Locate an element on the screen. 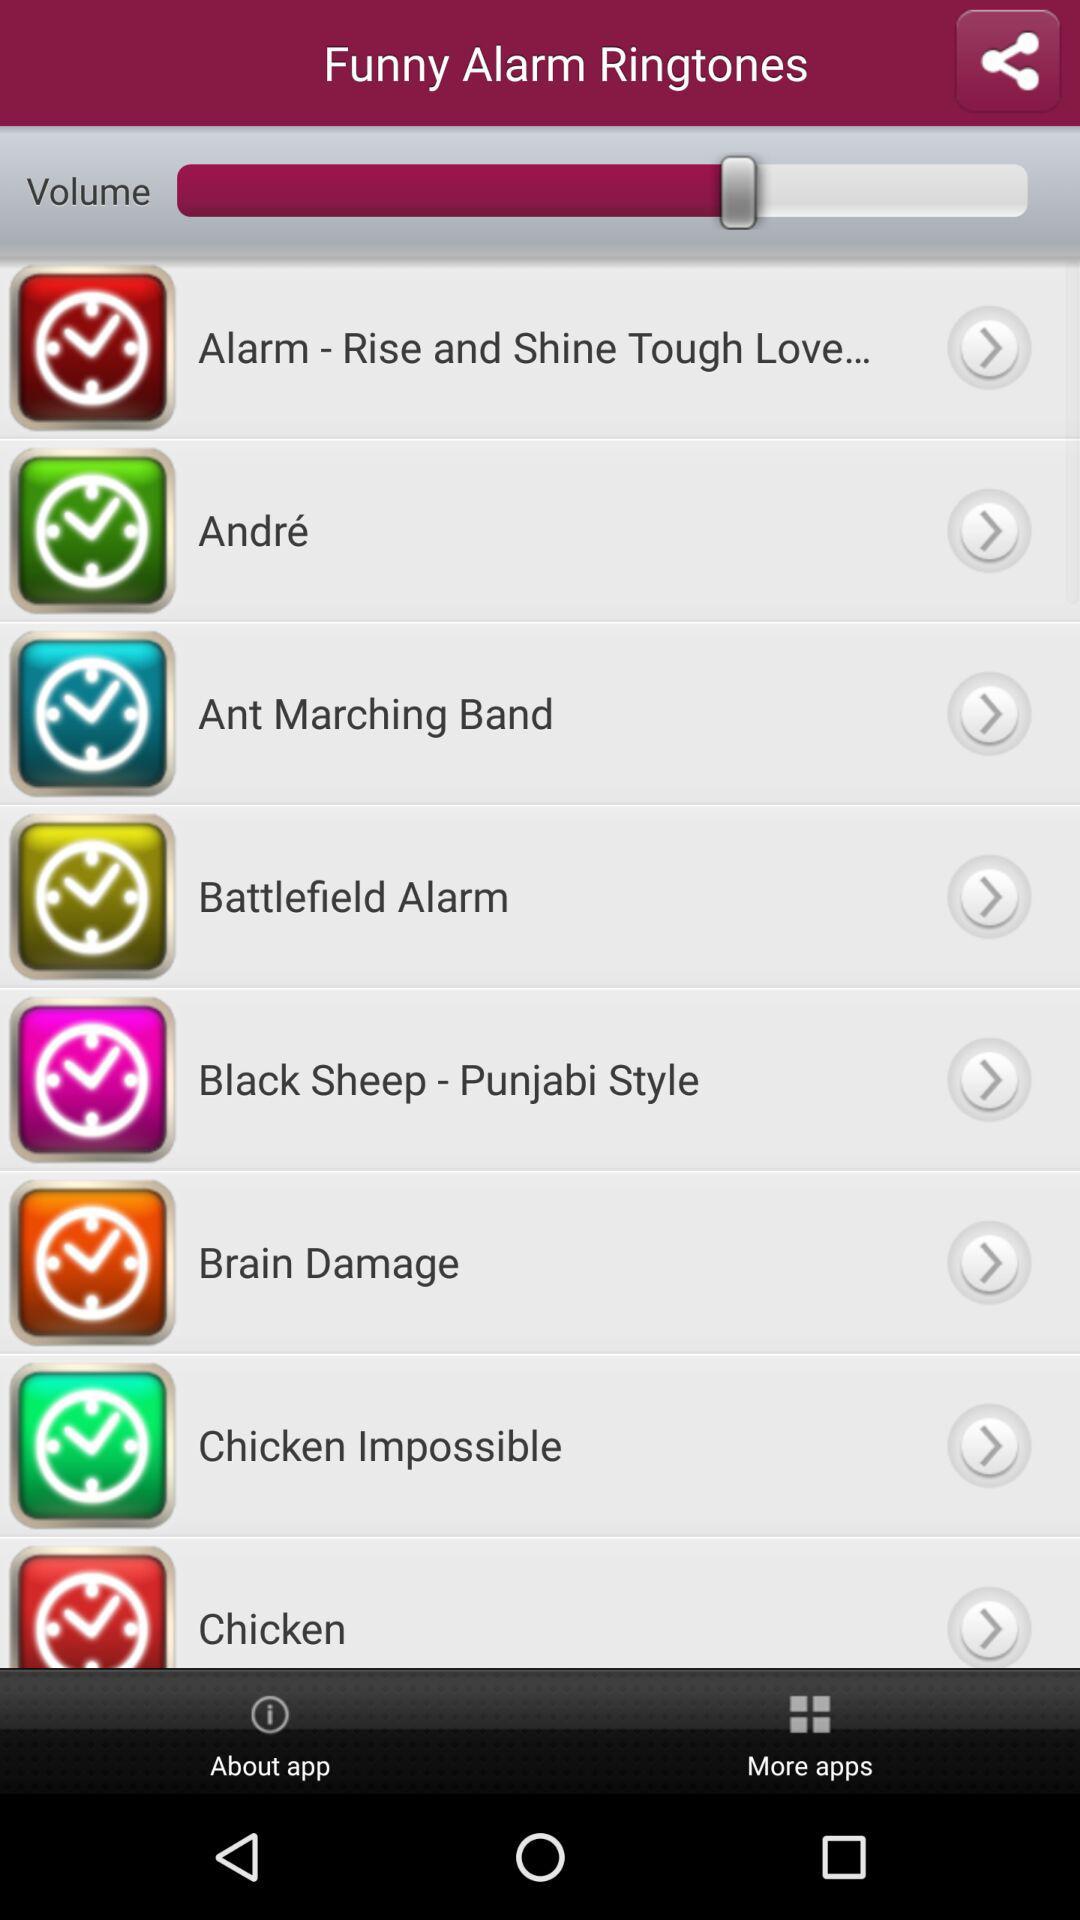  click the link is located at coordinates (987, 1444).